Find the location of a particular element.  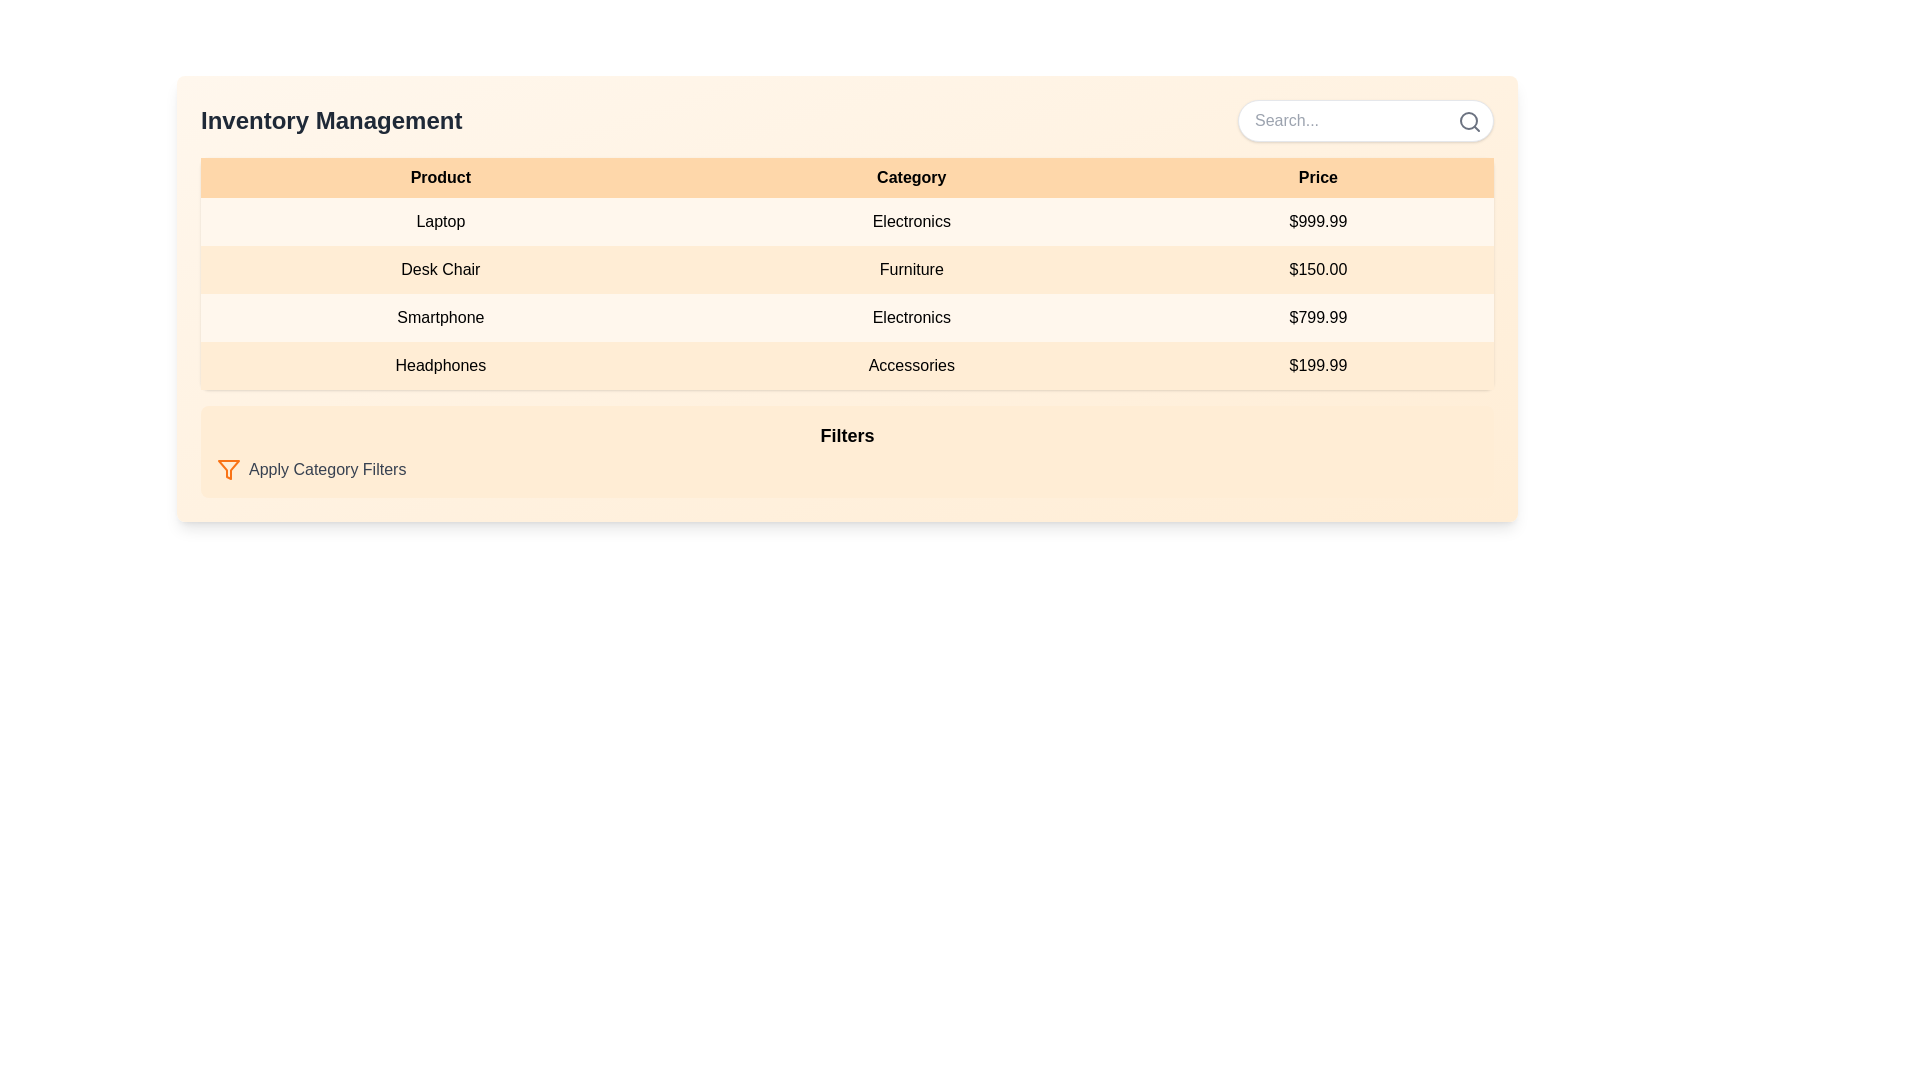

the price label displaying '$199.99' for the 'Headphones' in the Accessories category, located in the rightmost position of the third column is located at coordinates (1318, 366).